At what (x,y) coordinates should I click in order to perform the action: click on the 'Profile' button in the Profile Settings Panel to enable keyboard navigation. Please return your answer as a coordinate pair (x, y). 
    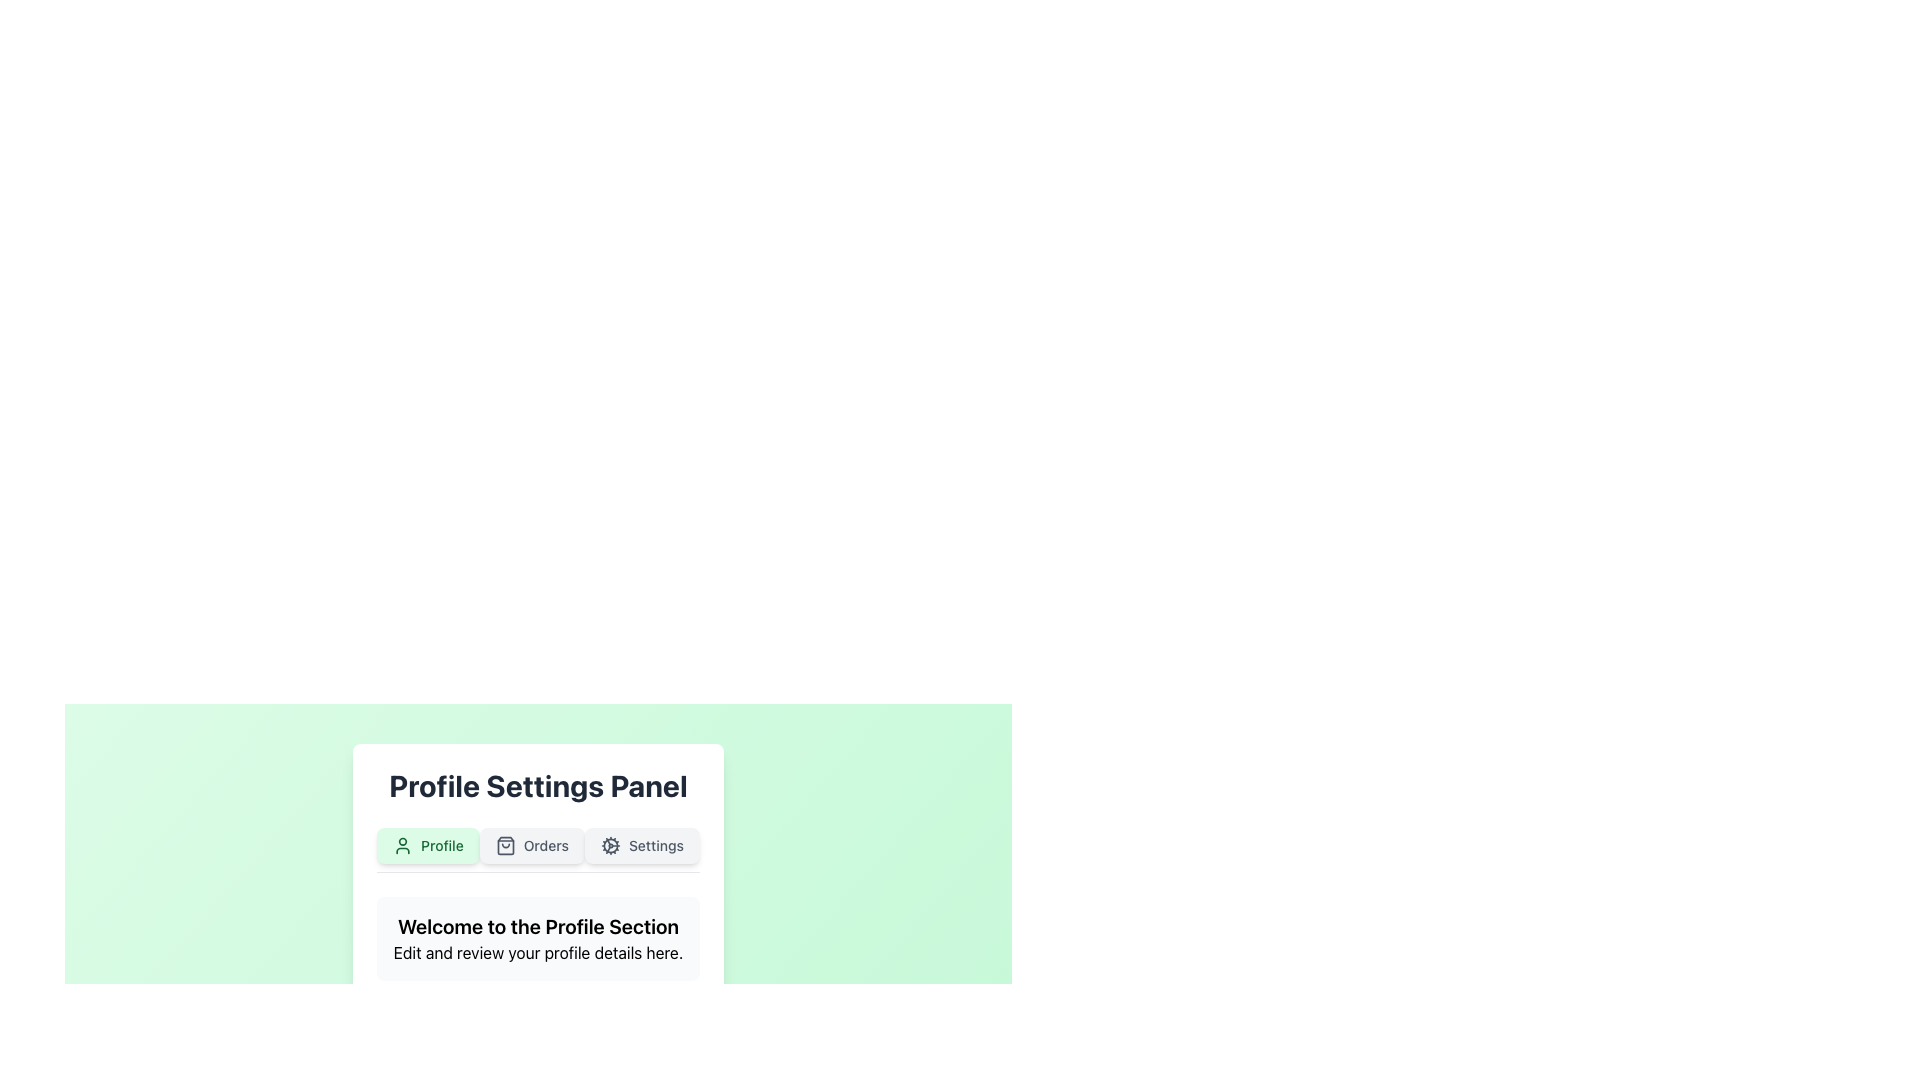
    Looking at the image, I should click on (427, 845).